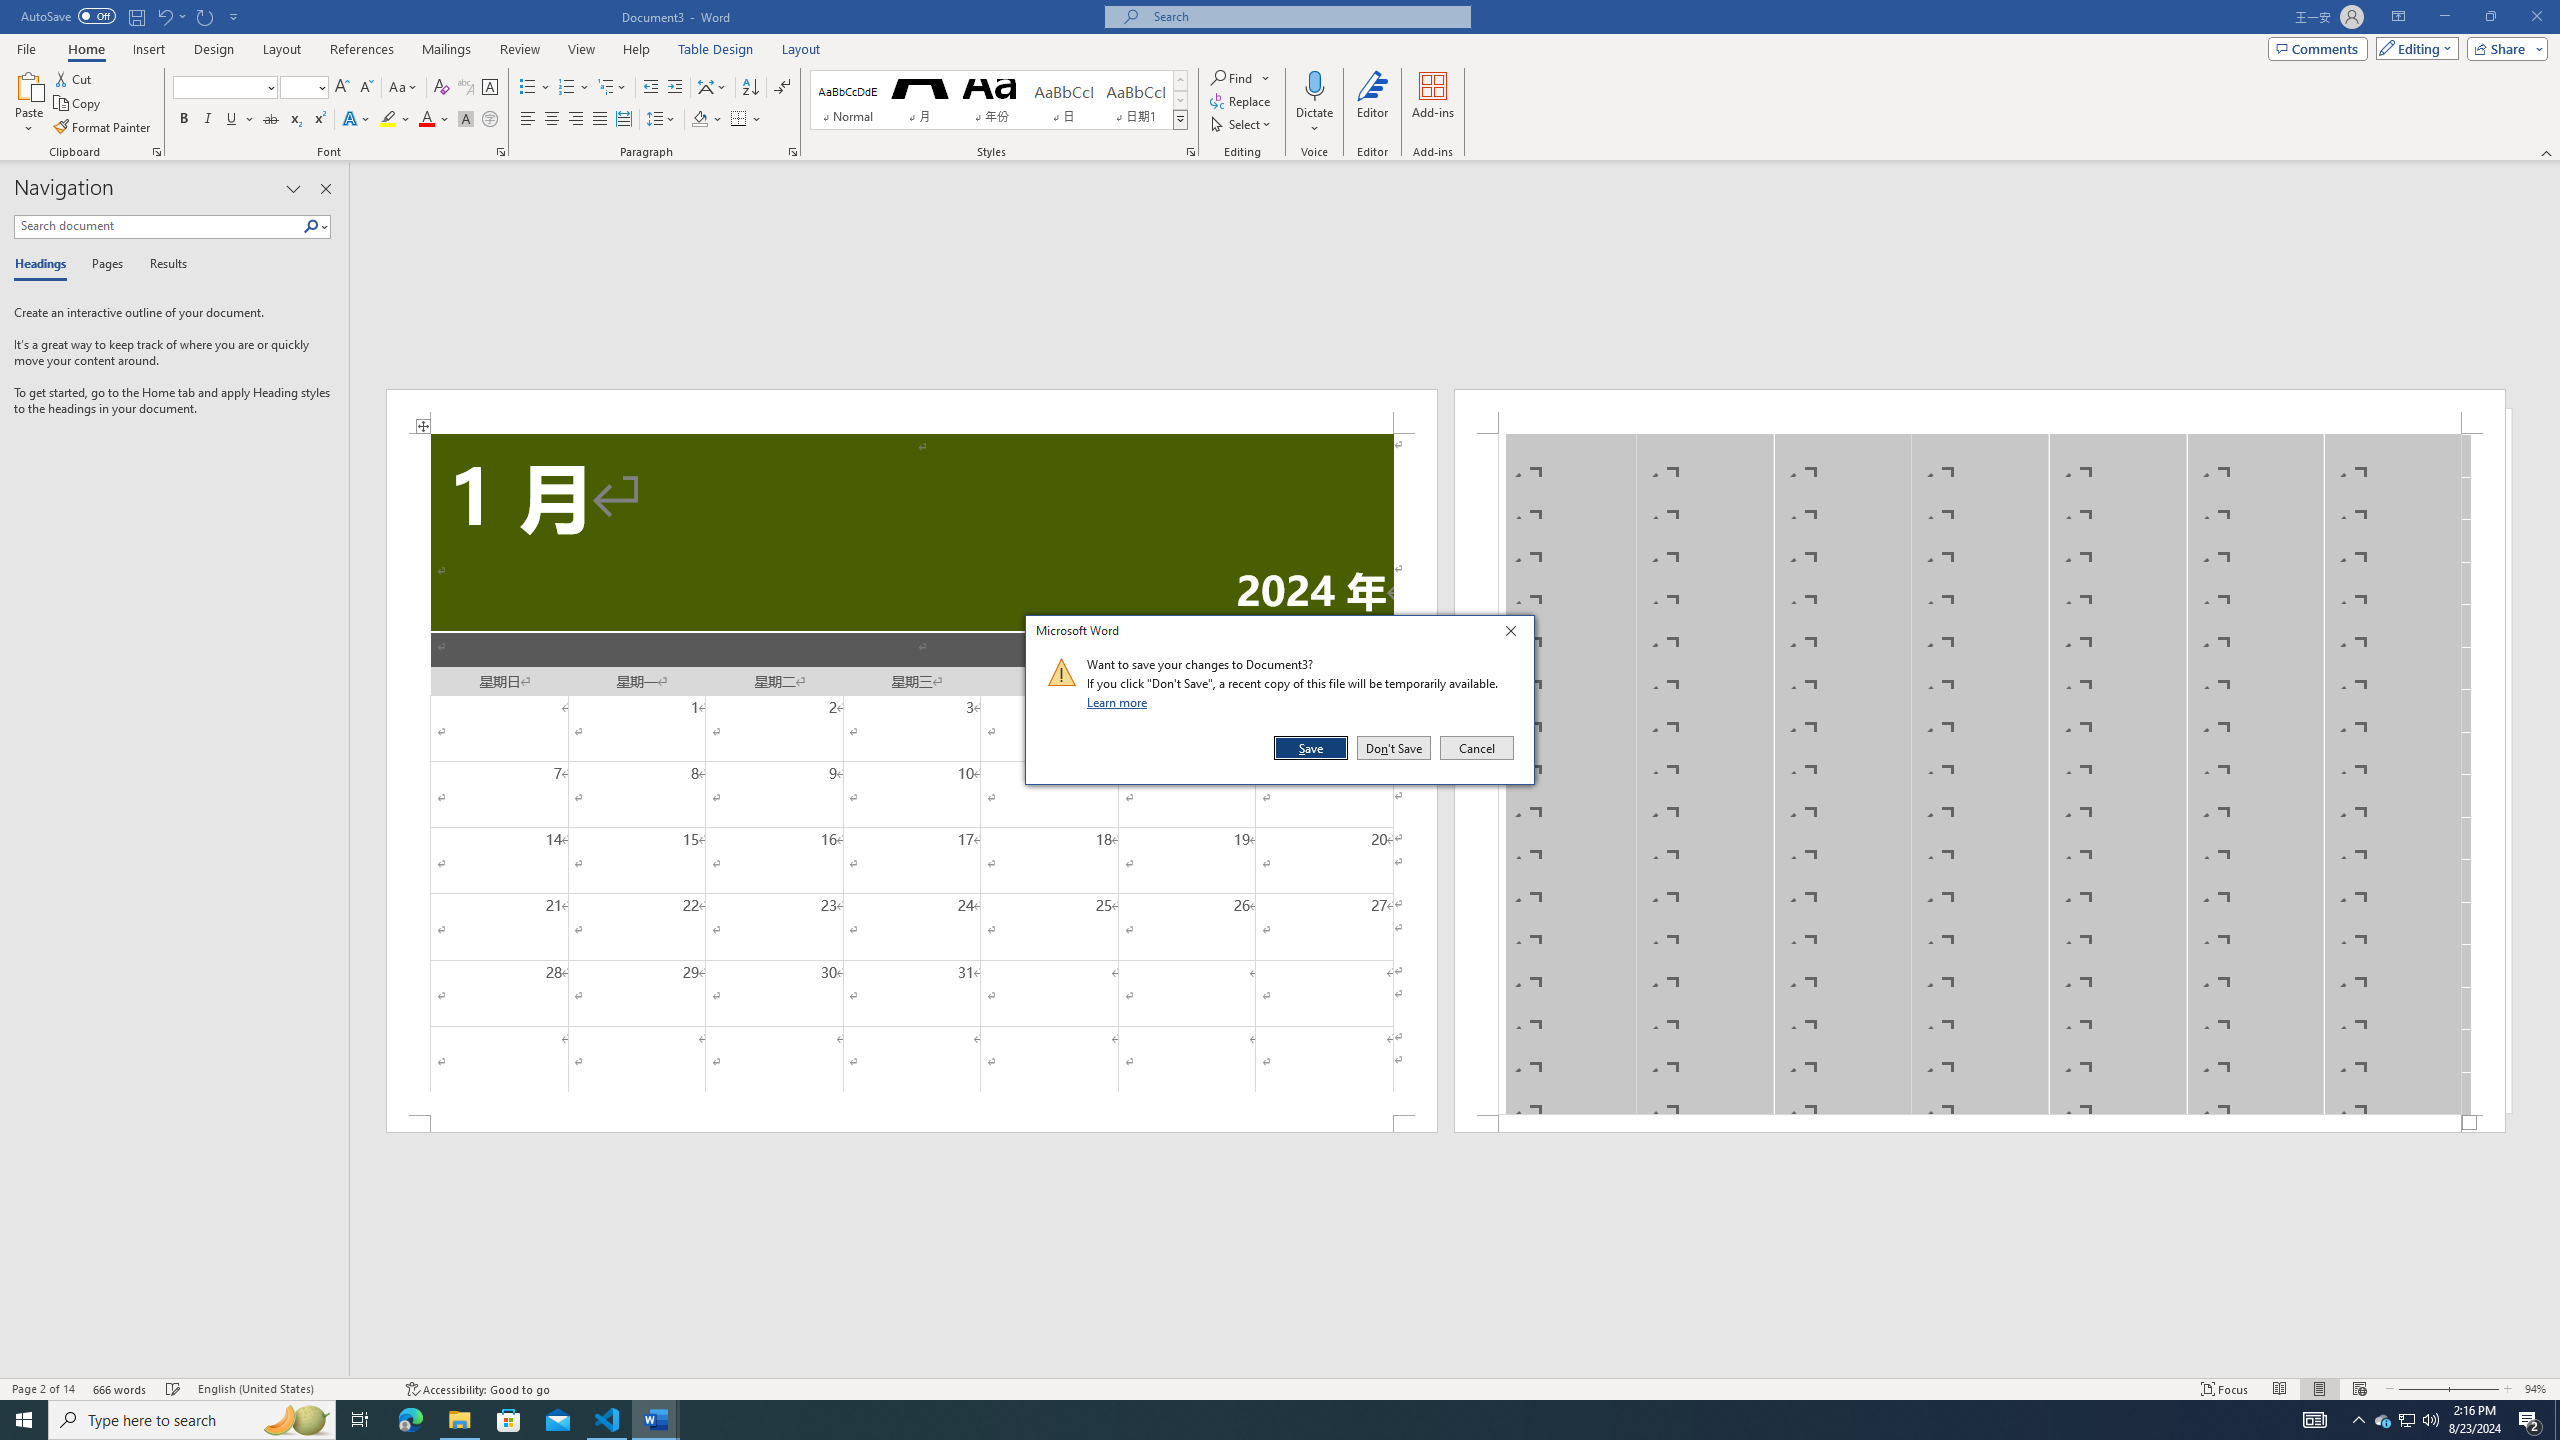 The width and height of the screenshot is (2560, 1440). I want to click on 'Align Left', so click(527, 118).